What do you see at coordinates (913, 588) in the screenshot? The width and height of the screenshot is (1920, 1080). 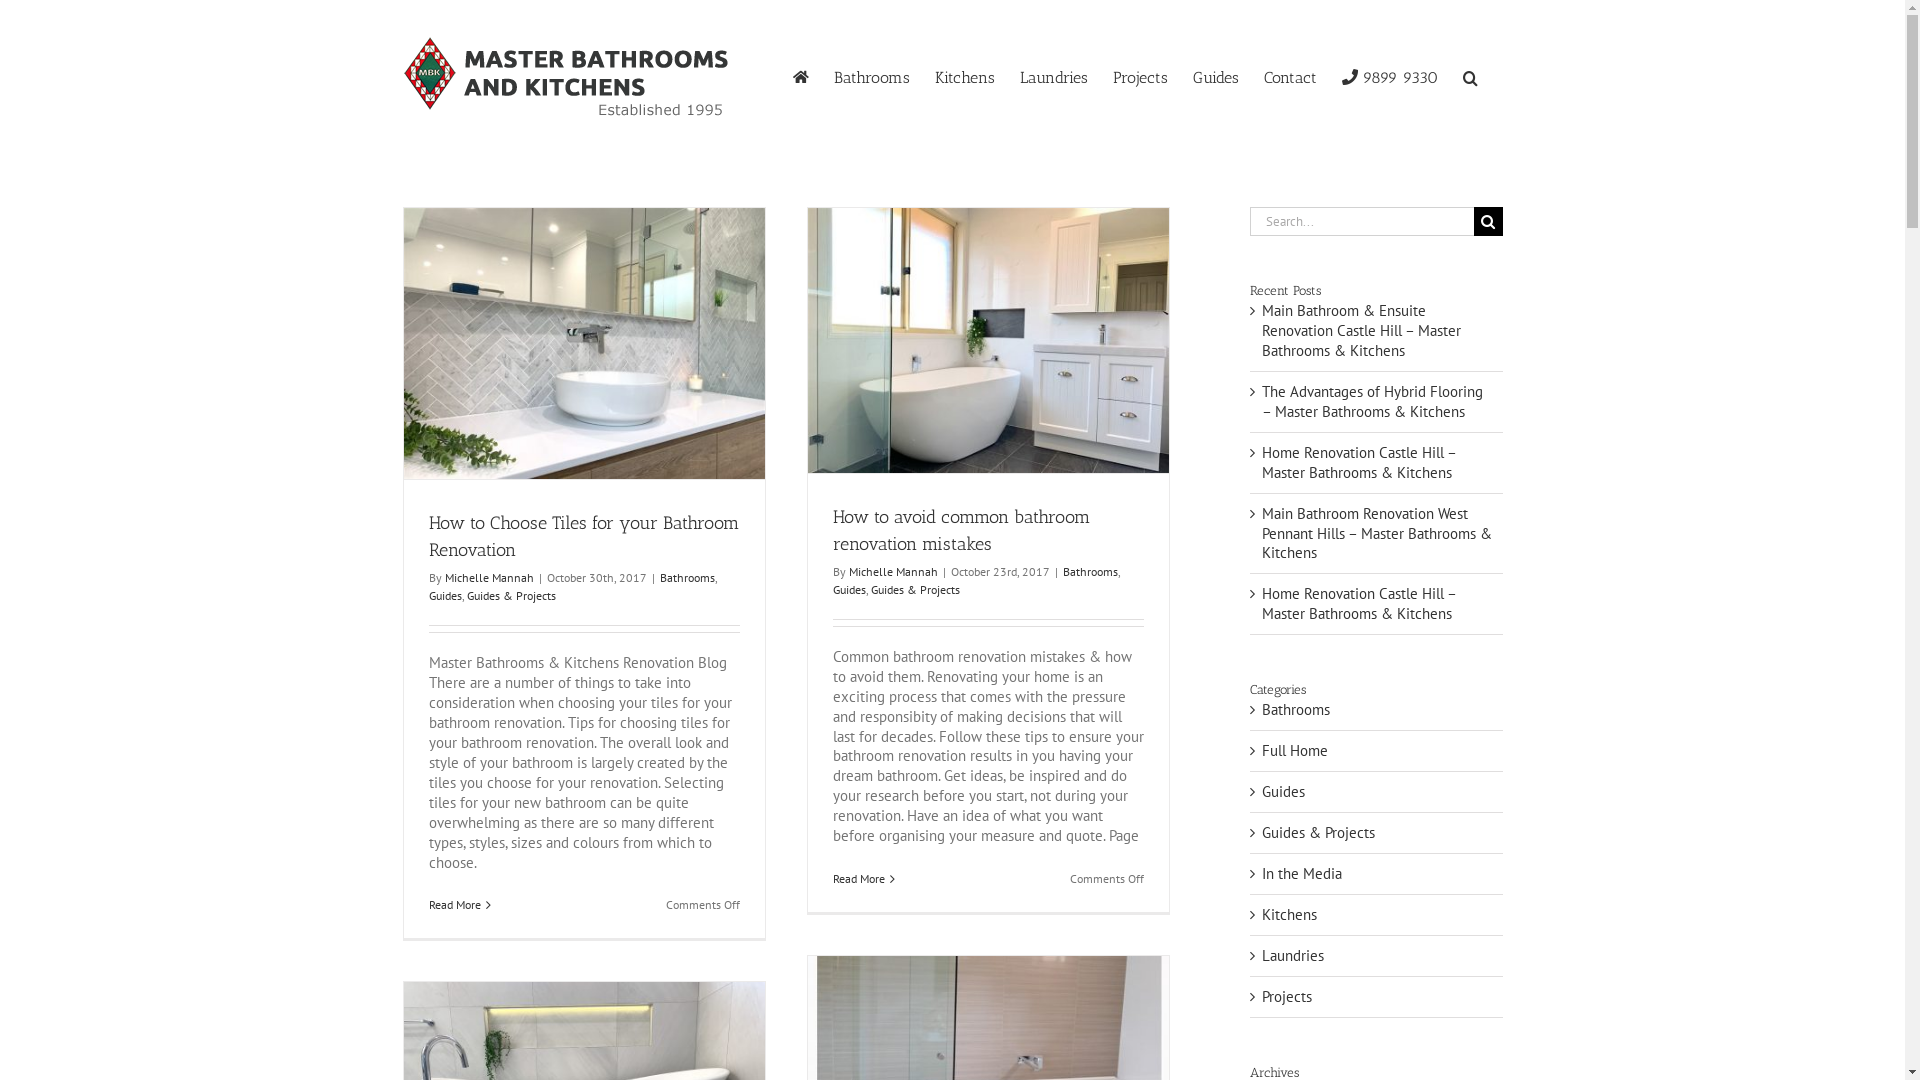 I see `'Guides & Projects'` at bounding box center [913, 588].